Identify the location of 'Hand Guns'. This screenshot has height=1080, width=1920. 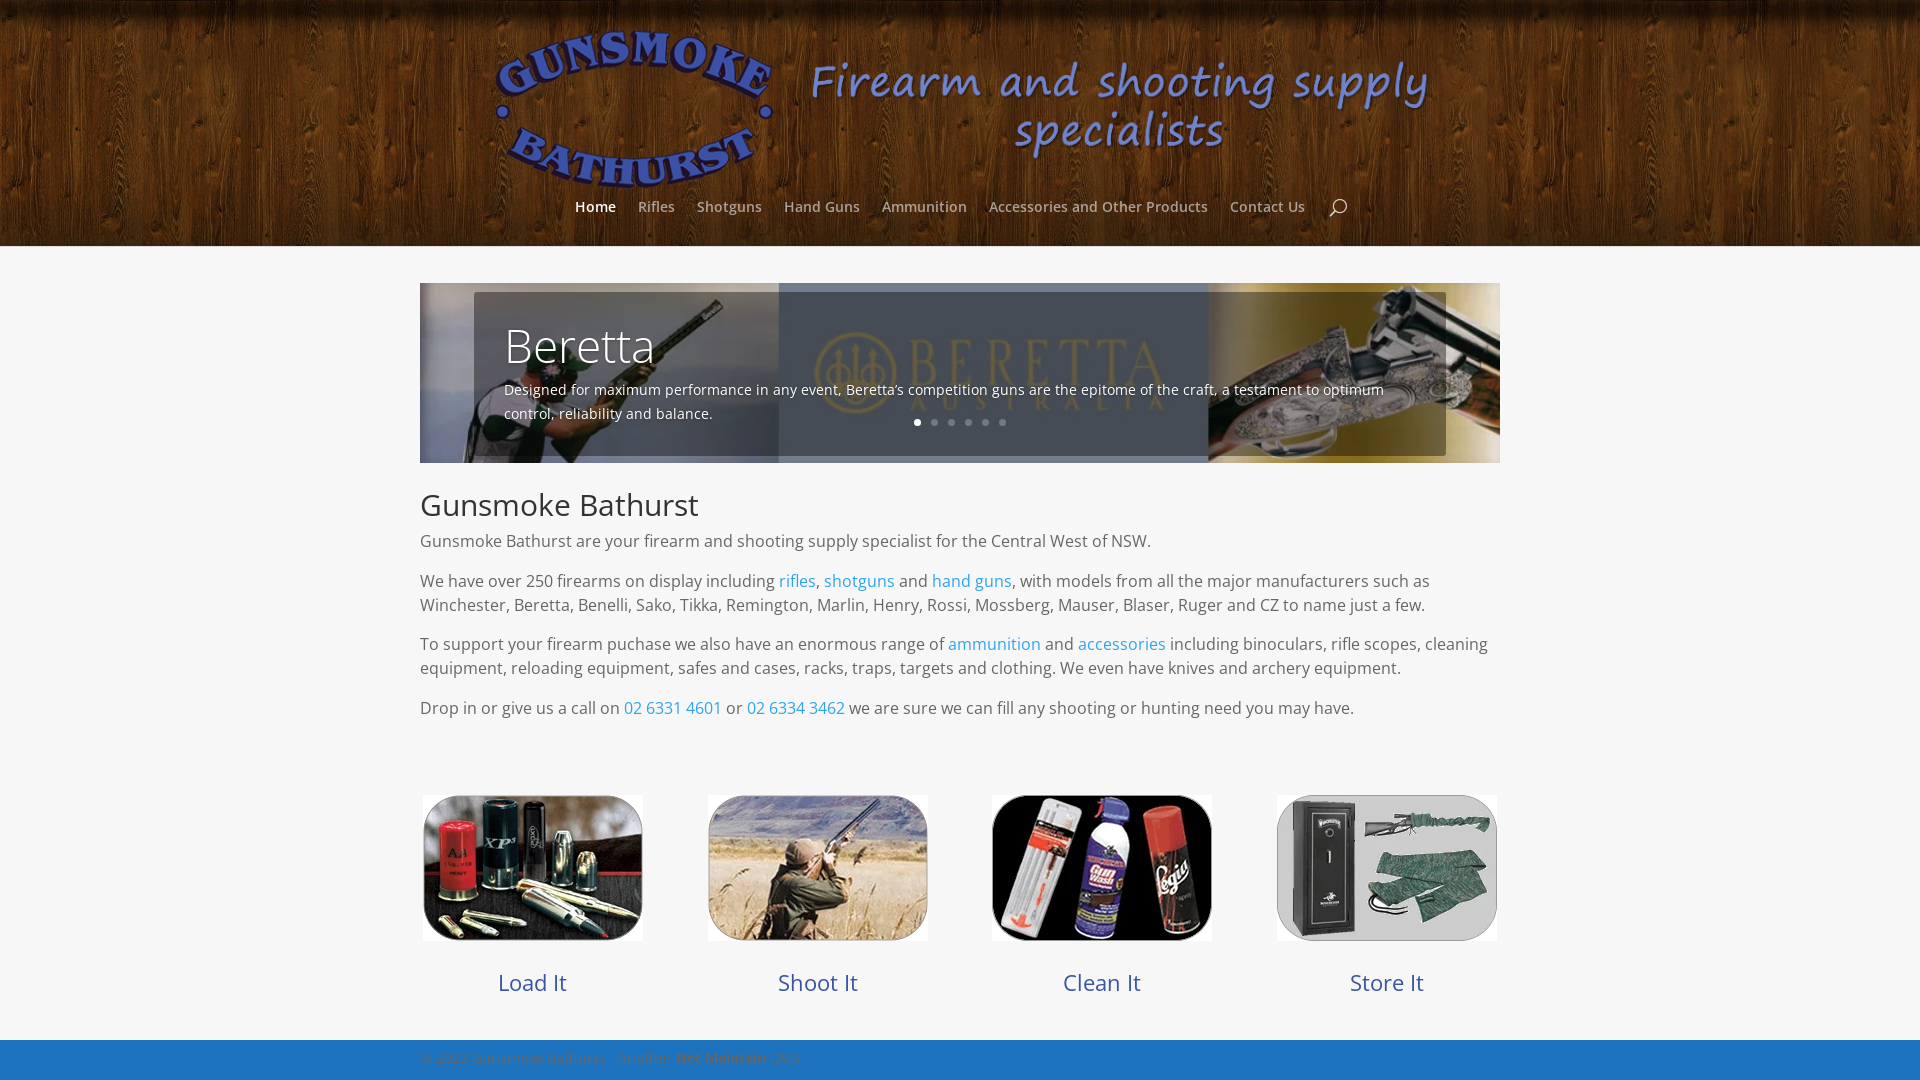
(821, 223).